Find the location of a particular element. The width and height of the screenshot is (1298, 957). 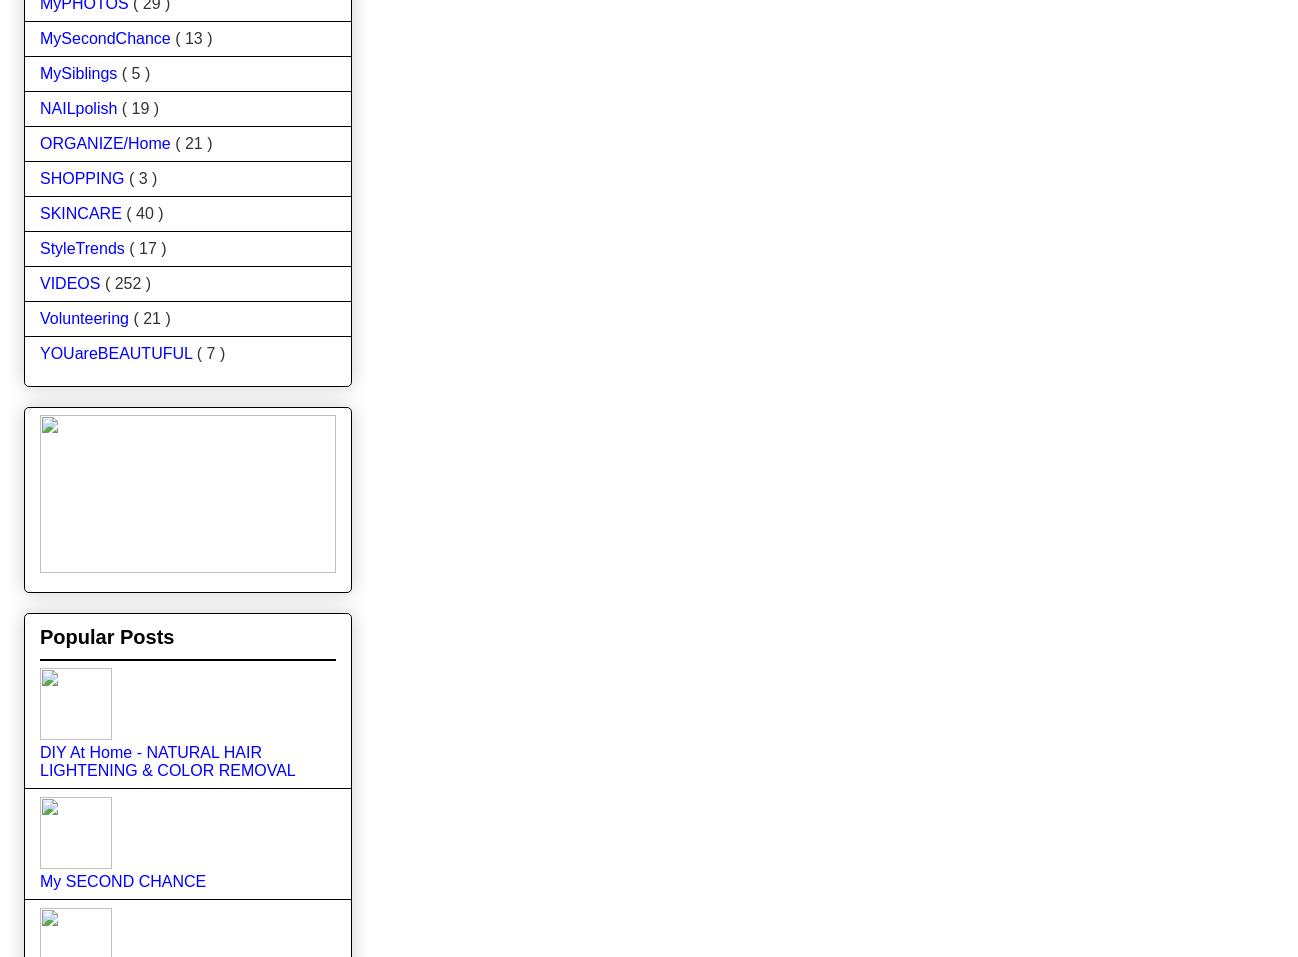

'(
                      5
                      )' is located at coordinates (134, 71).